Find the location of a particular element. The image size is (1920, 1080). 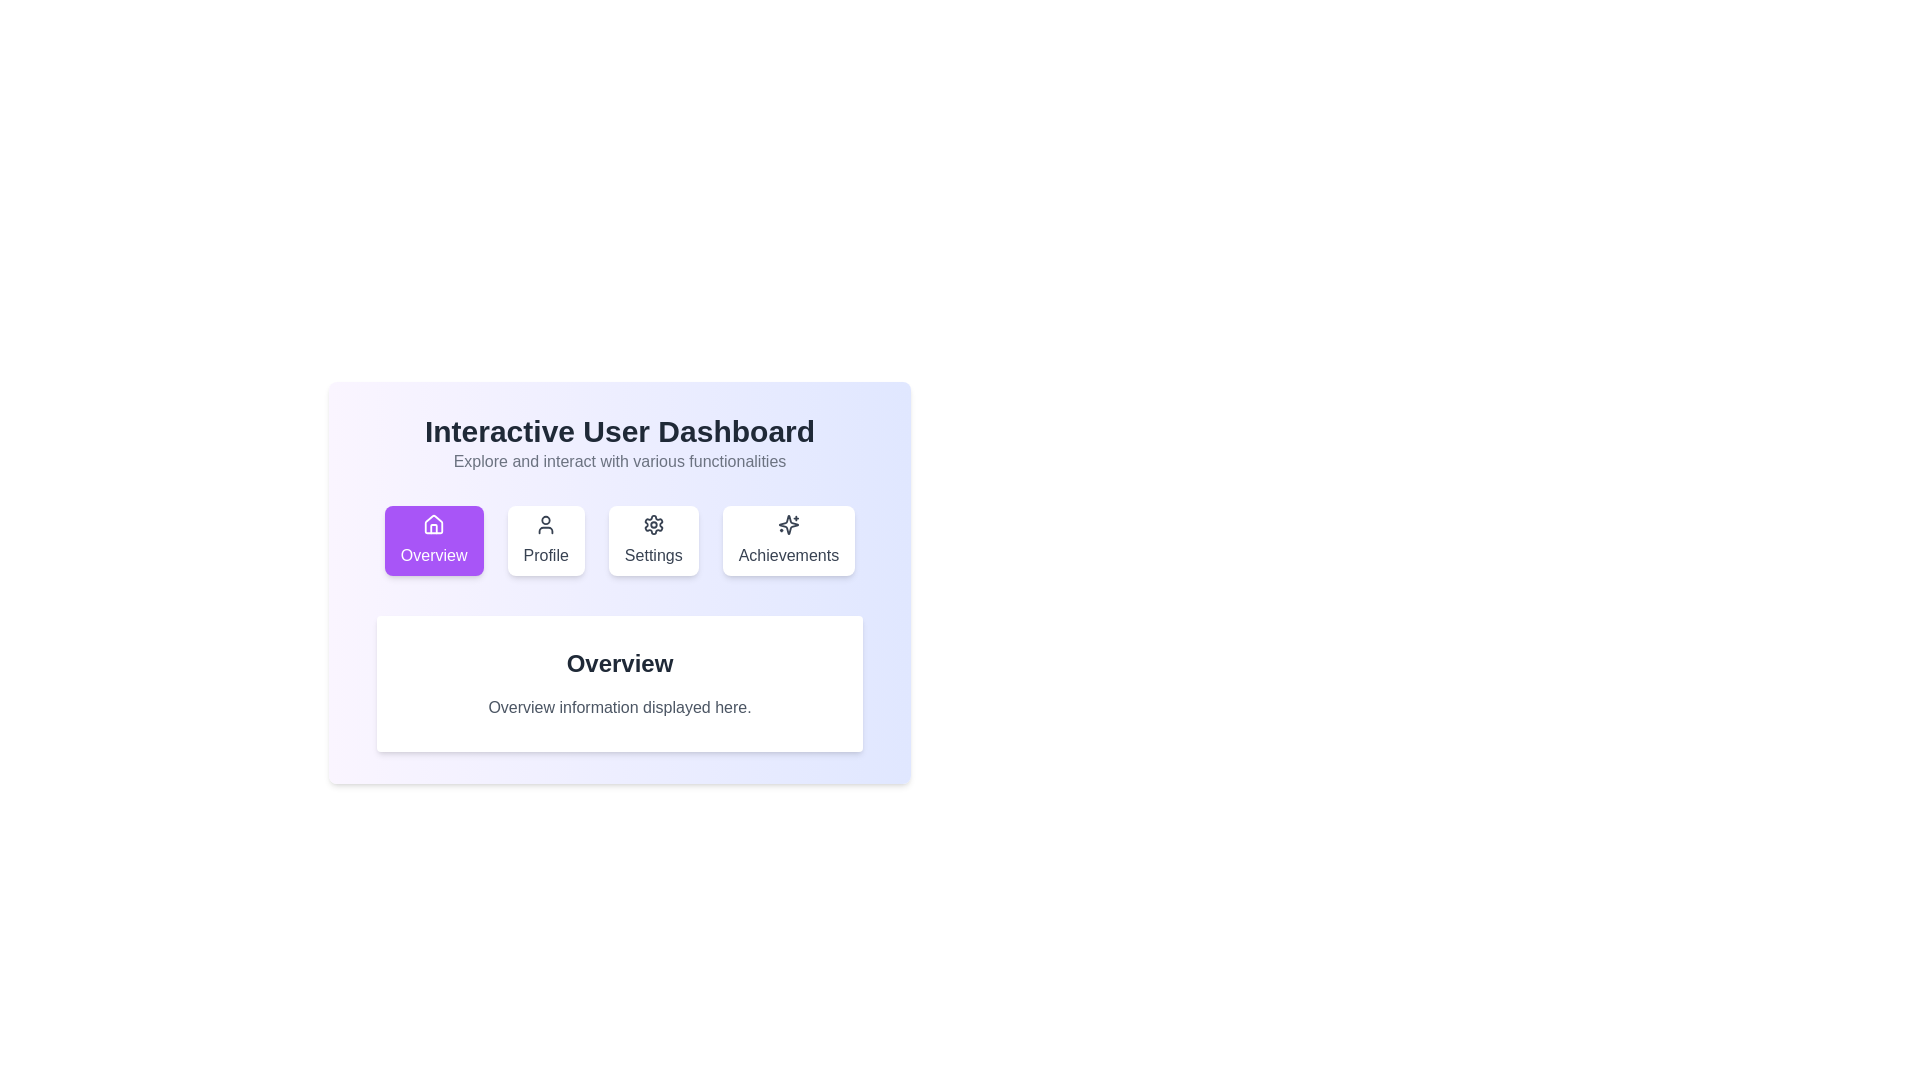

the visual indication of the house icon that is part of the 'Overview' navigation button located in the top left section of the interface is located at coordinates (433, 523).